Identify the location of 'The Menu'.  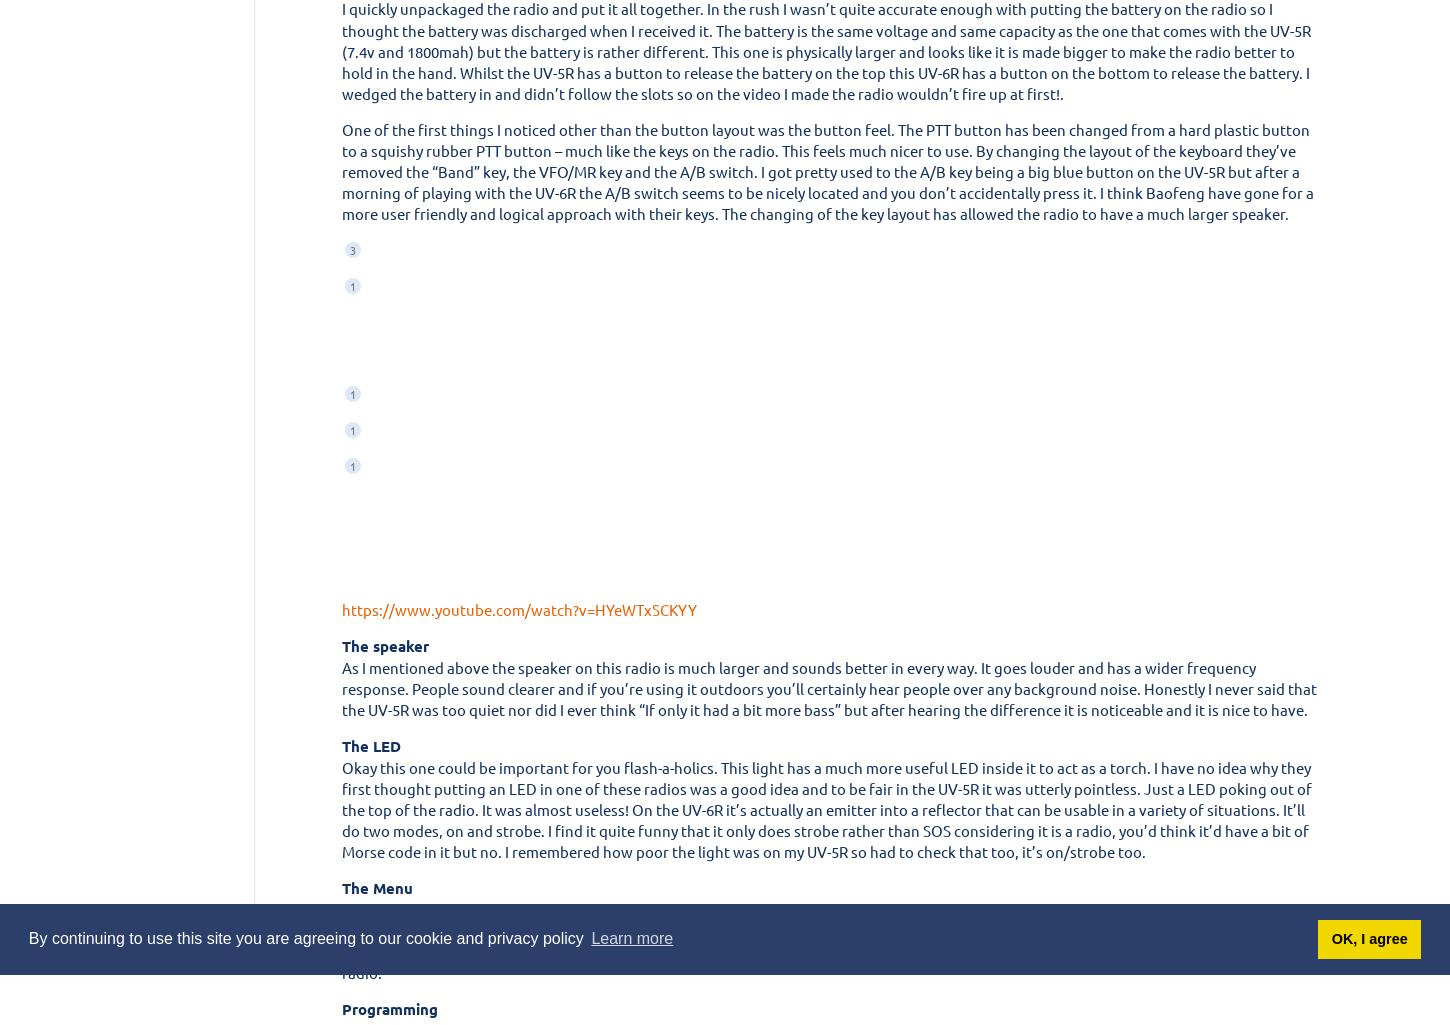
(376, 886).